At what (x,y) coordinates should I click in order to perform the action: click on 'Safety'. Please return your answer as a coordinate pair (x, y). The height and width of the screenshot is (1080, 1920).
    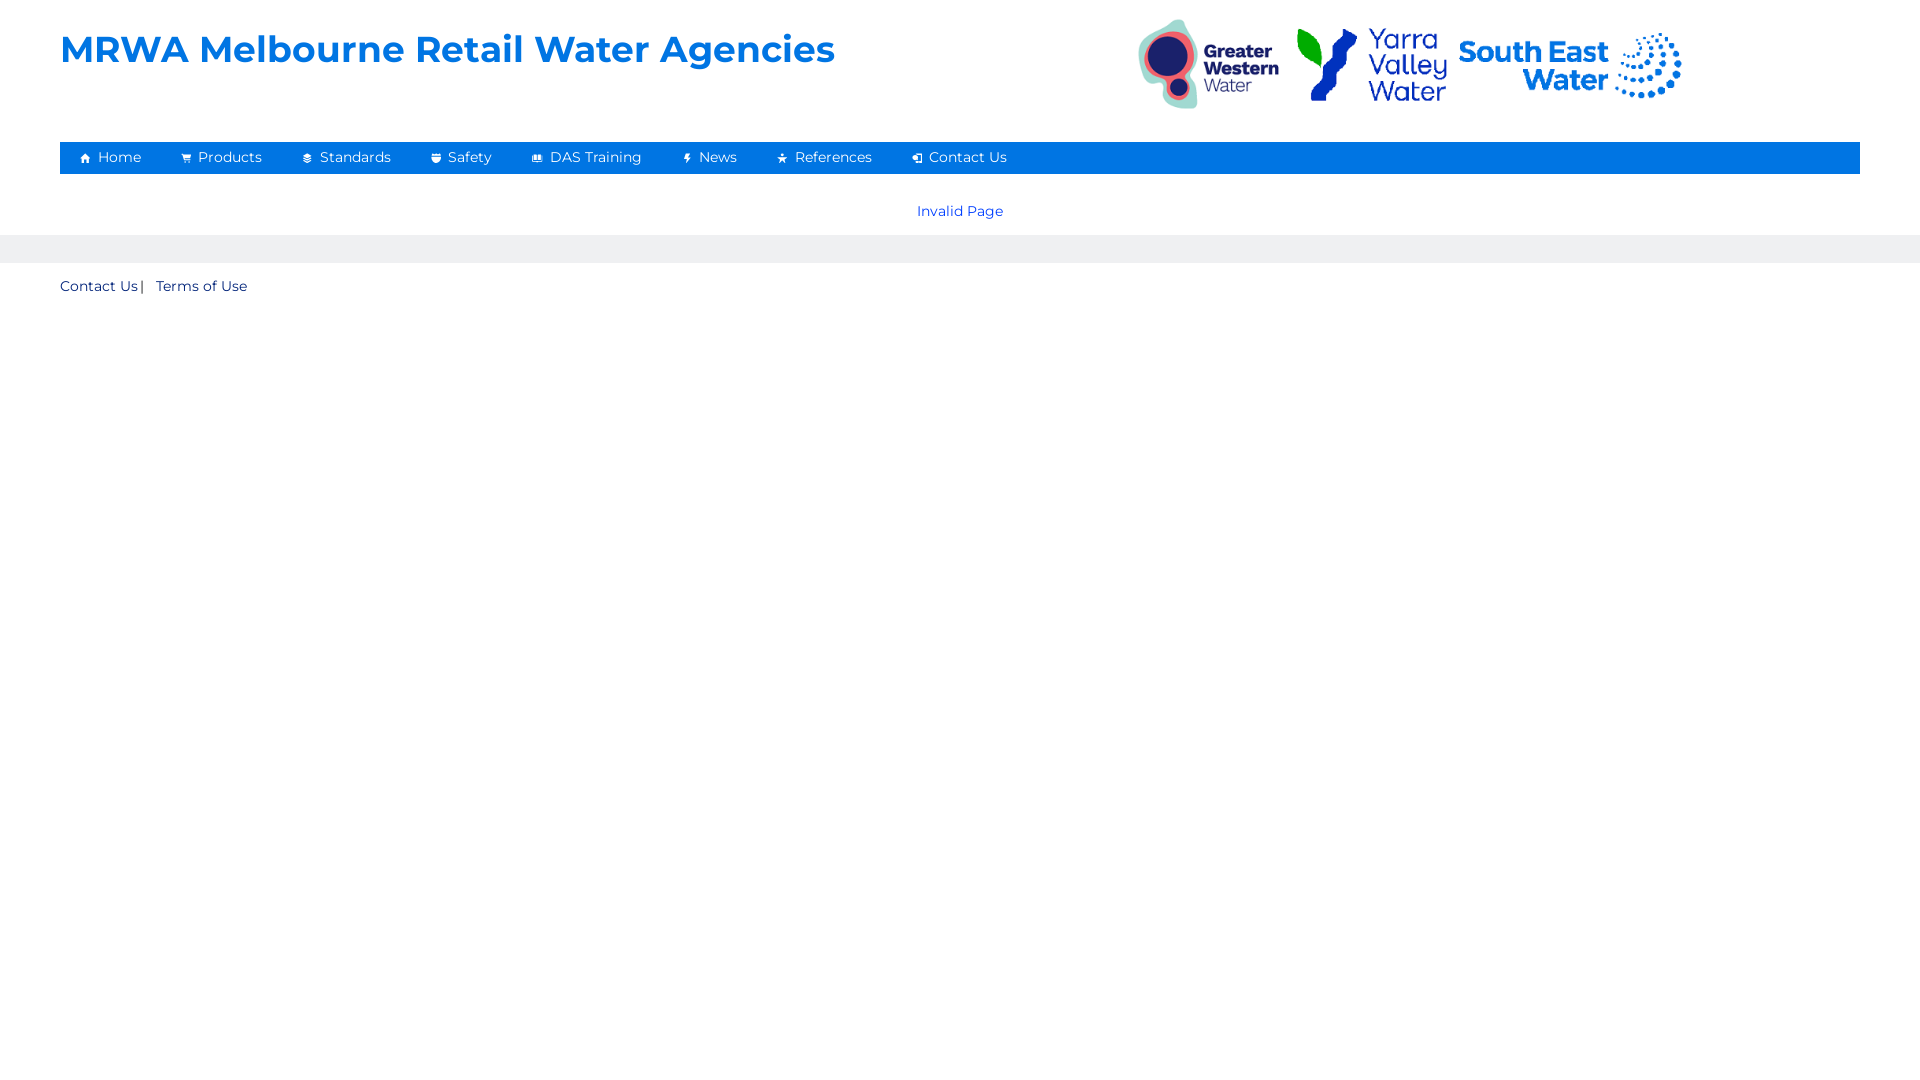
    Looking at the image, I should click on (459, 156).